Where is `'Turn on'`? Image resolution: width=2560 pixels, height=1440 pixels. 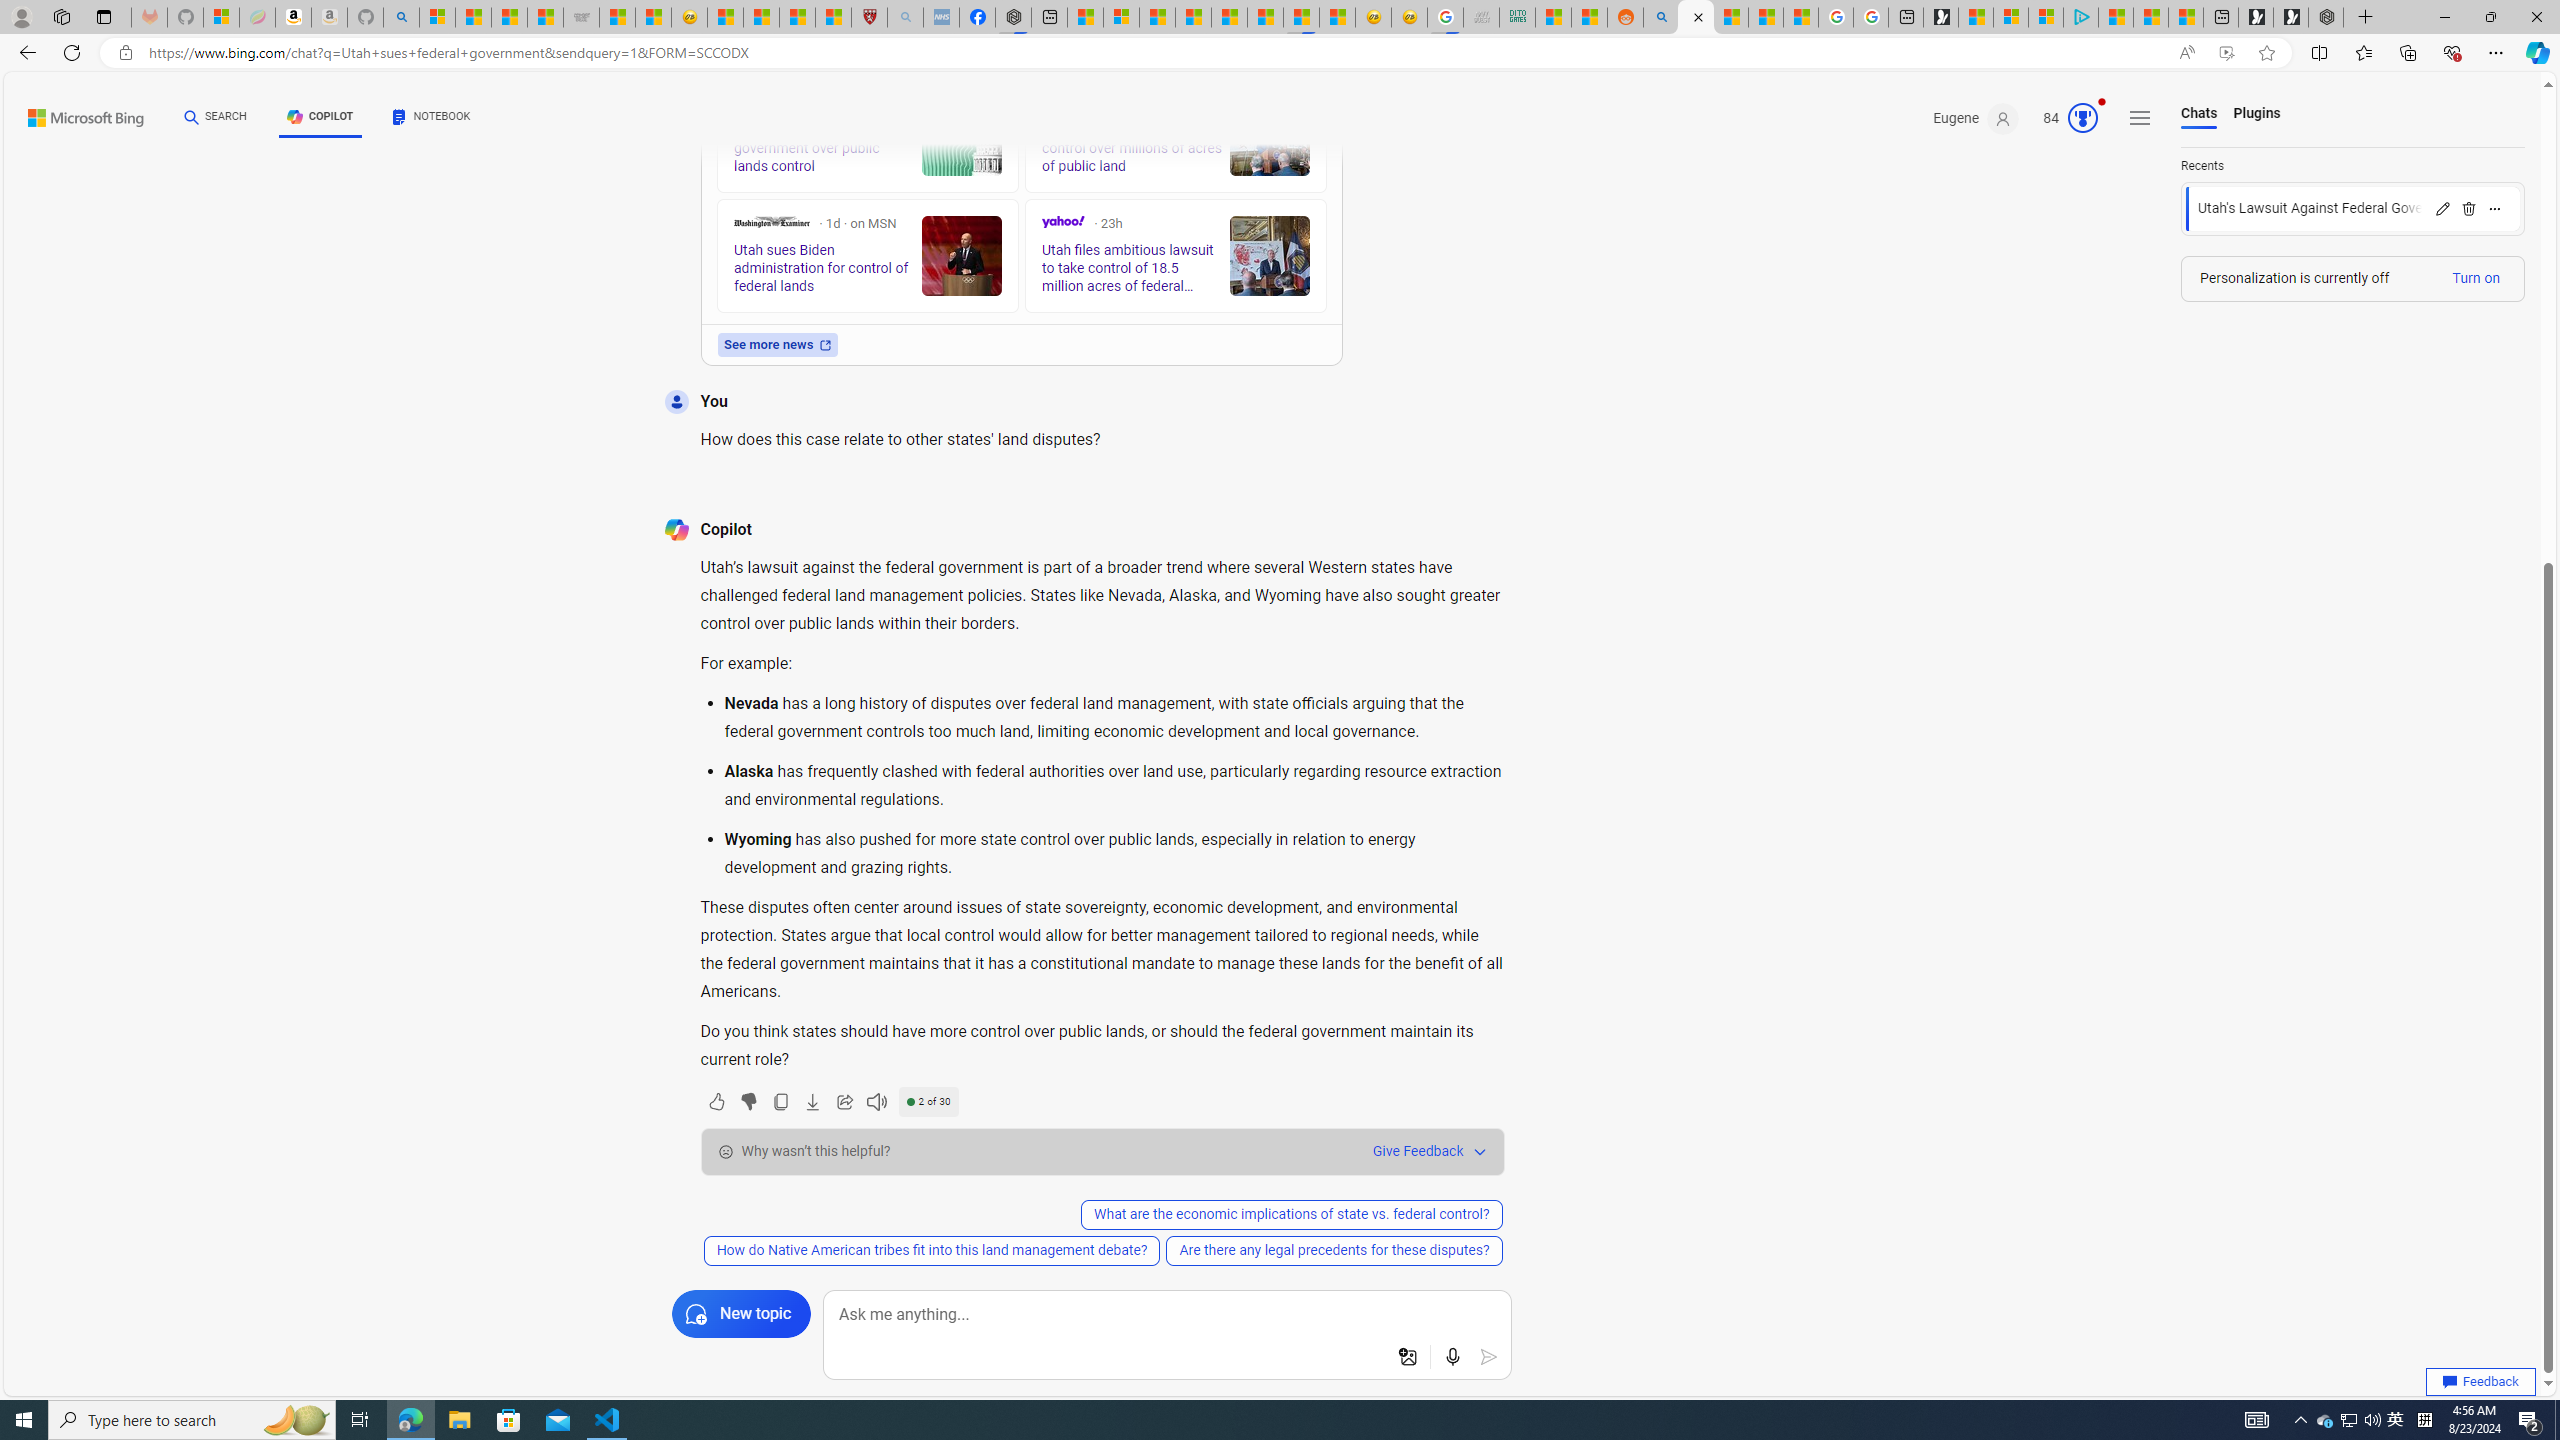
'Turn on' is located at coordinates (2474, 276).